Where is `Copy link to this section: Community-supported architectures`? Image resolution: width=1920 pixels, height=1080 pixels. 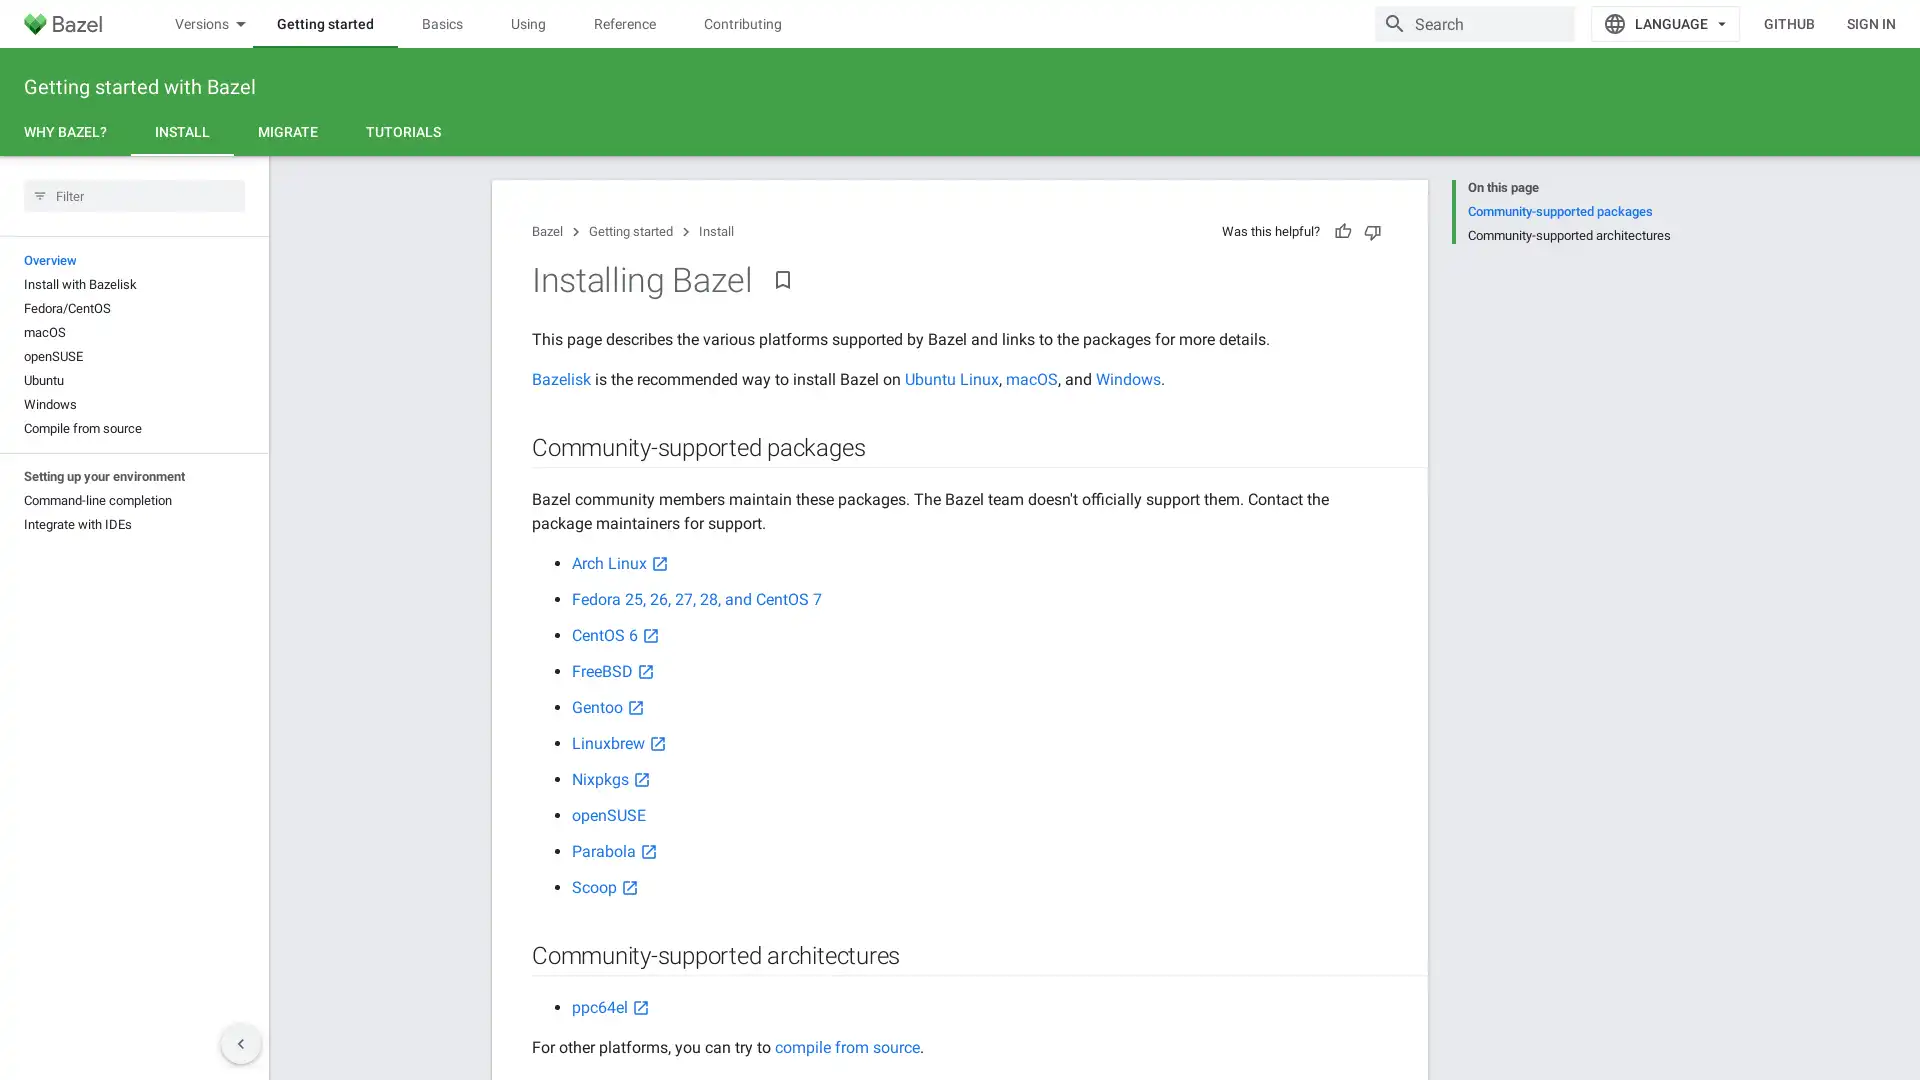
Copy link to this section: Community-supported architectures is located at coordinates (919, 955).